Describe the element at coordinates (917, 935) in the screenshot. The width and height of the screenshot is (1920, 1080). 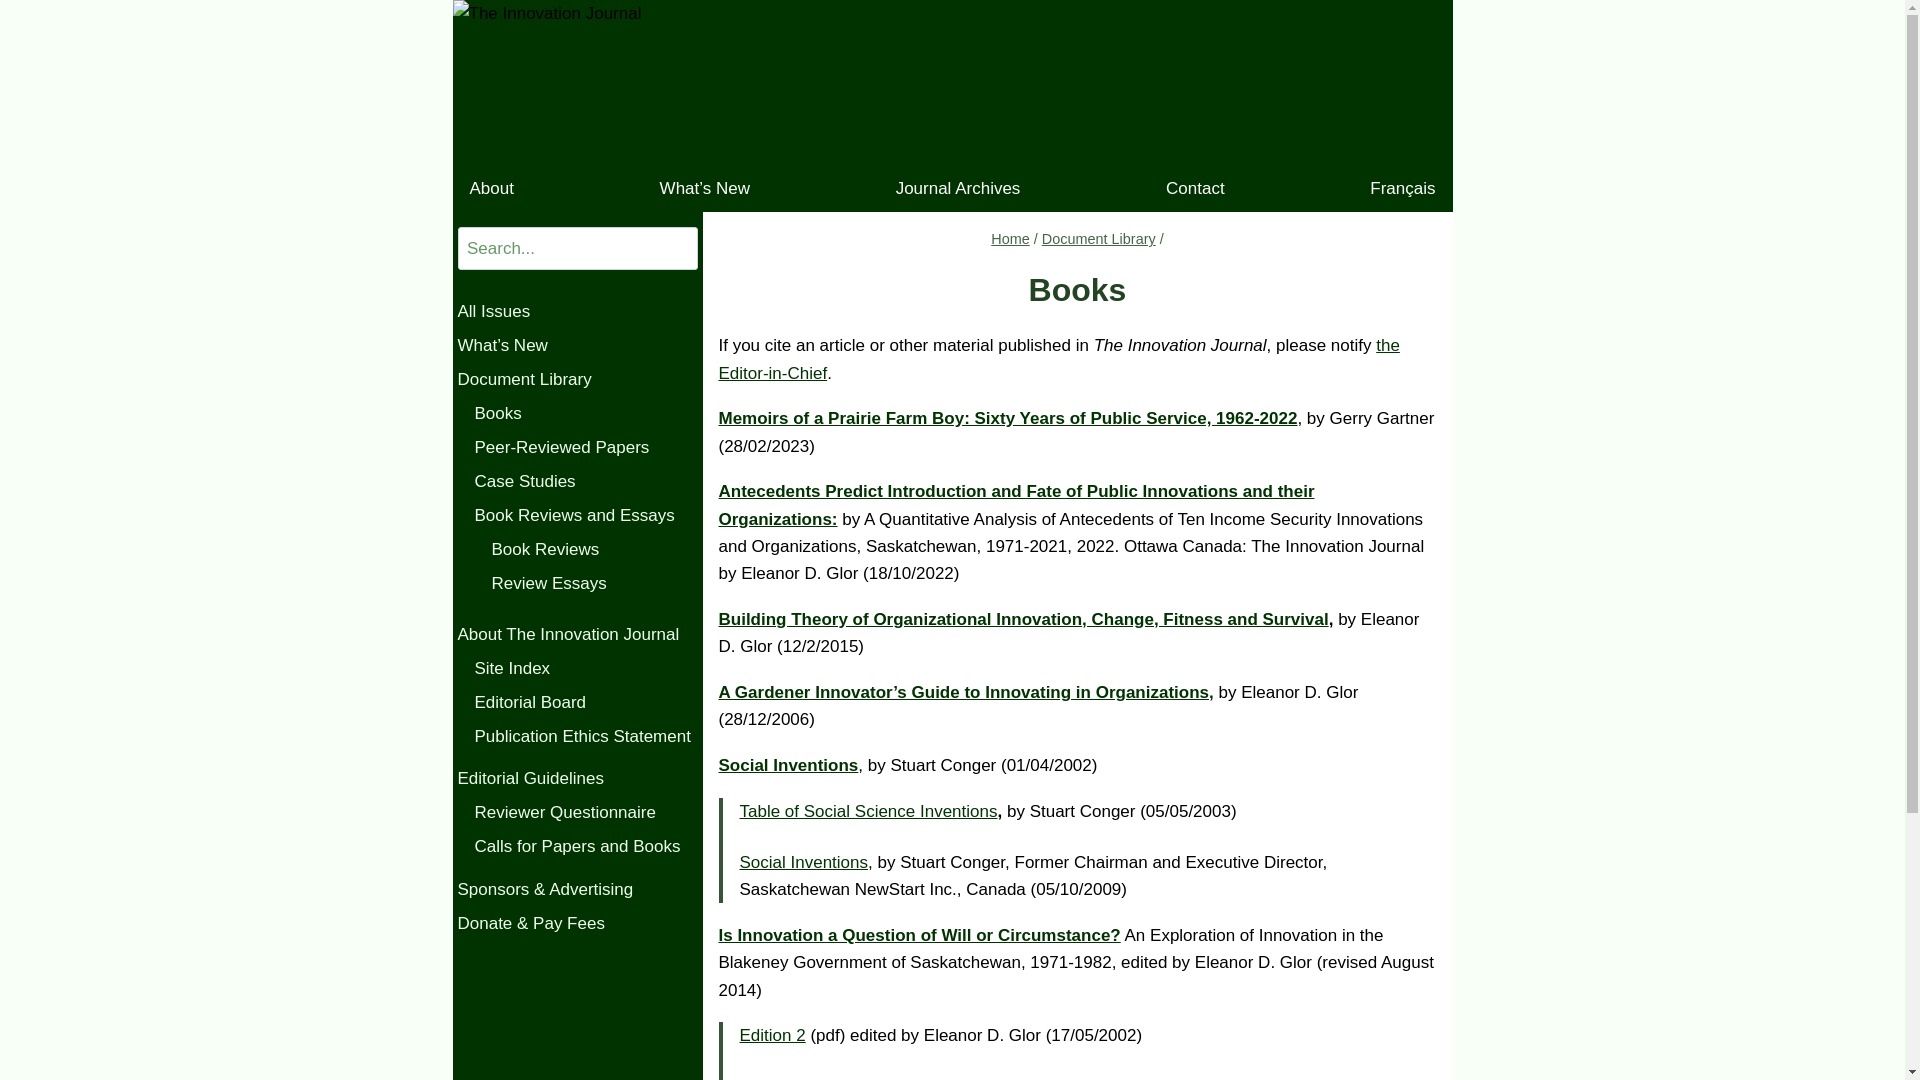
I see `'Is Innovation a Question of Will or Circumstance?'` at that location.